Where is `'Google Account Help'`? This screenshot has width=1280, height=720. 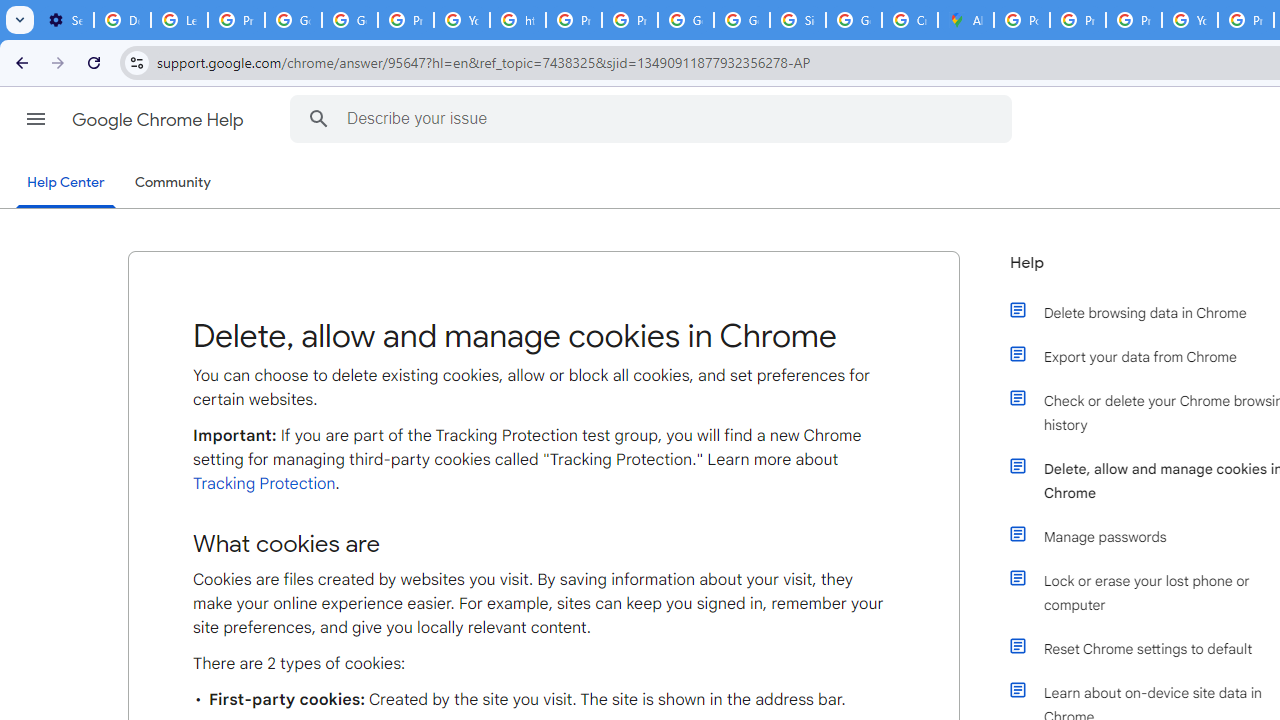 'Google Account Help' is located at coordinates (292, 20).